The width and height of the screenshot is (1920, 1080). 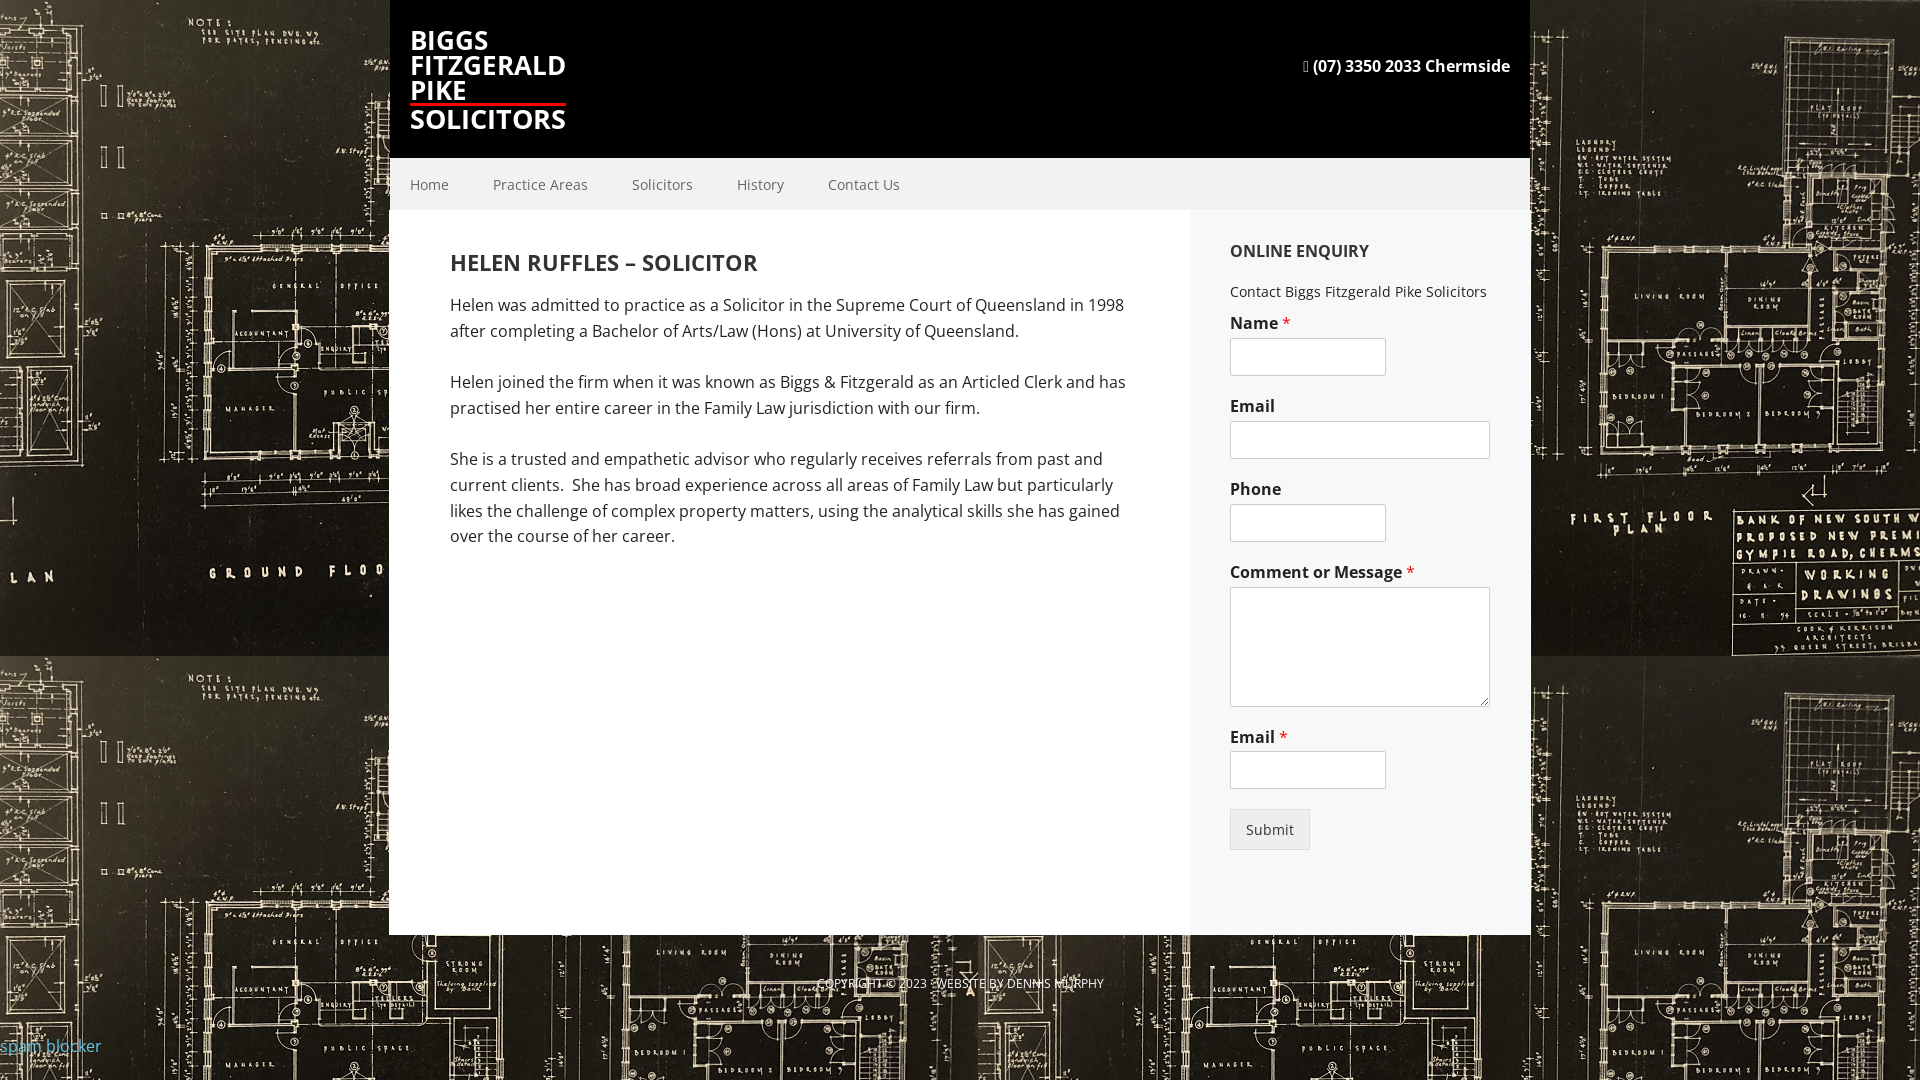 I want to click on 'Home', so click(x=428, y=184).